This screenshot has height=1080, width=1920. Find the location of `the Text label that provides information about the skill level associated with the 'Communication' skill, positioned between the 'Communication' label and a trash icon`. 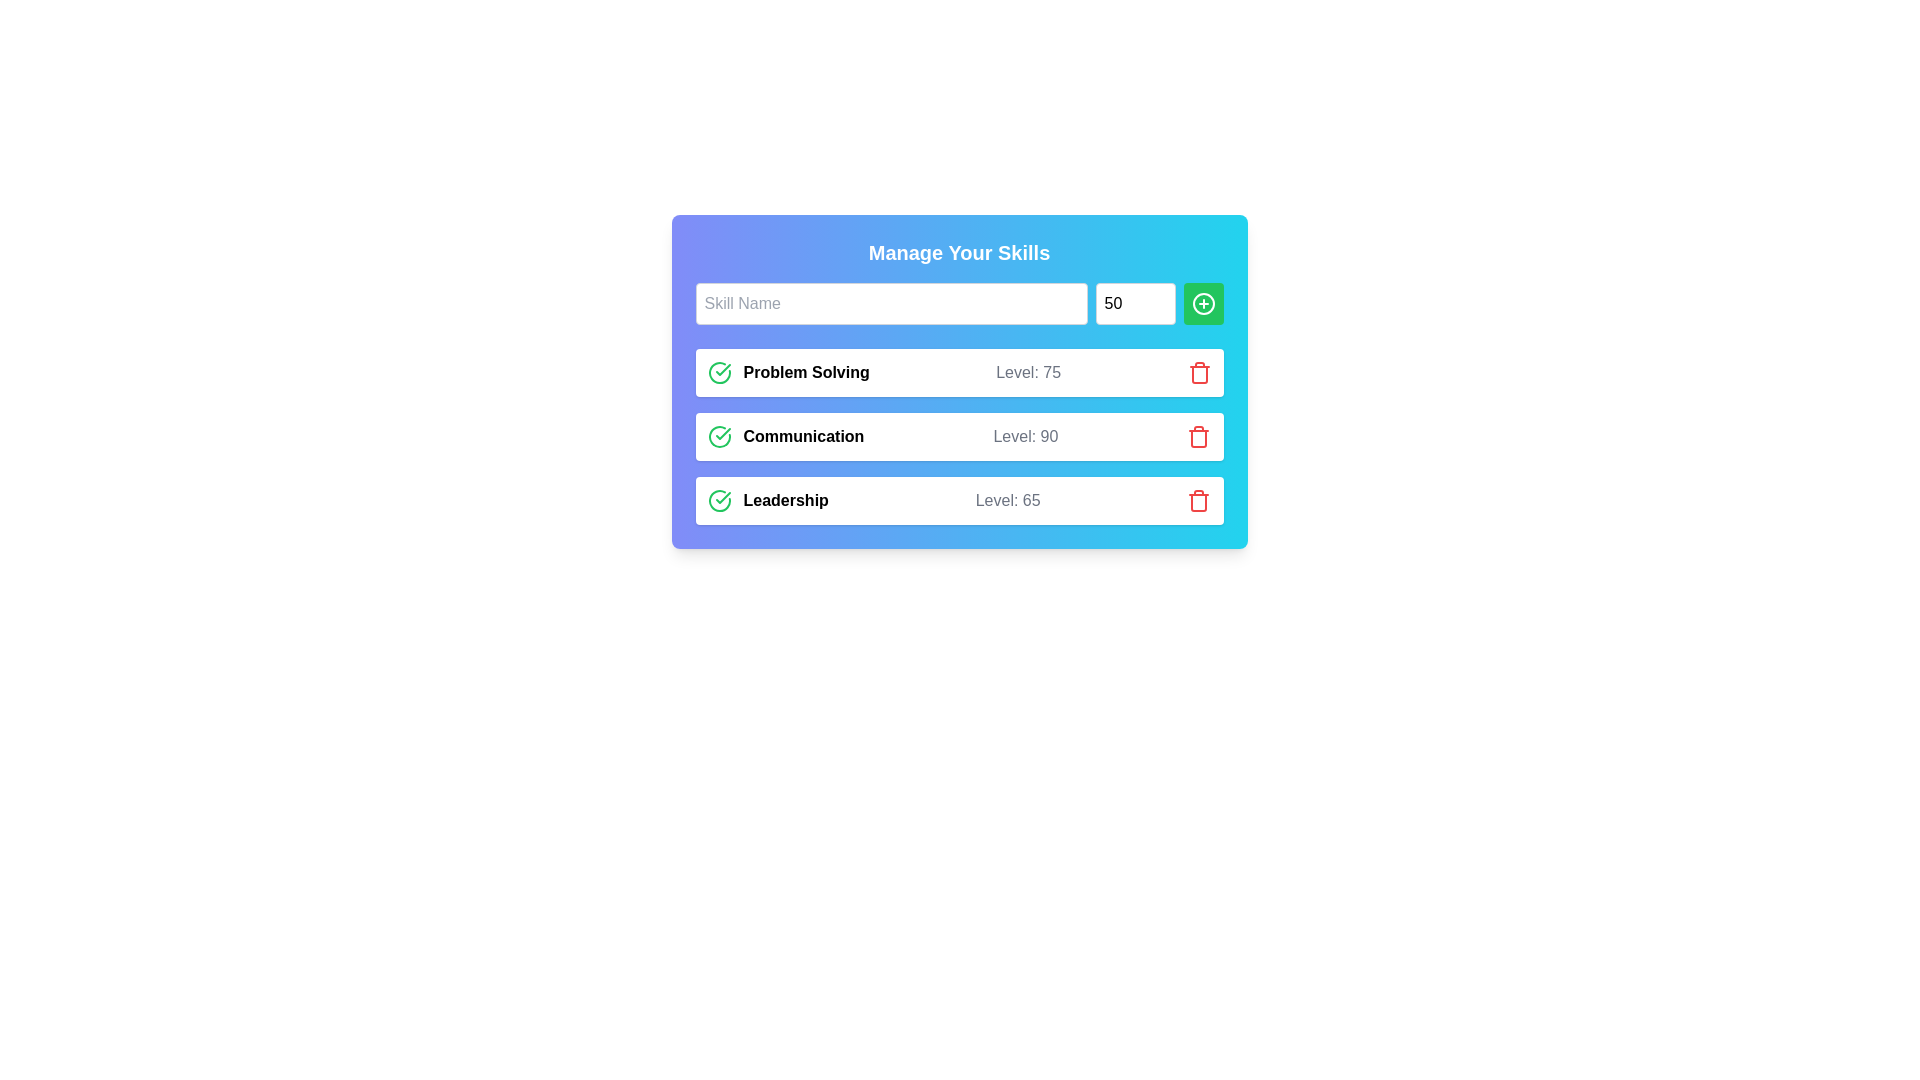

the Text label that provides information about the skill level associated with the 'Communication' skill, positioned between the 'Communication' label and a trash icon is located at coordinates (1025, 435).